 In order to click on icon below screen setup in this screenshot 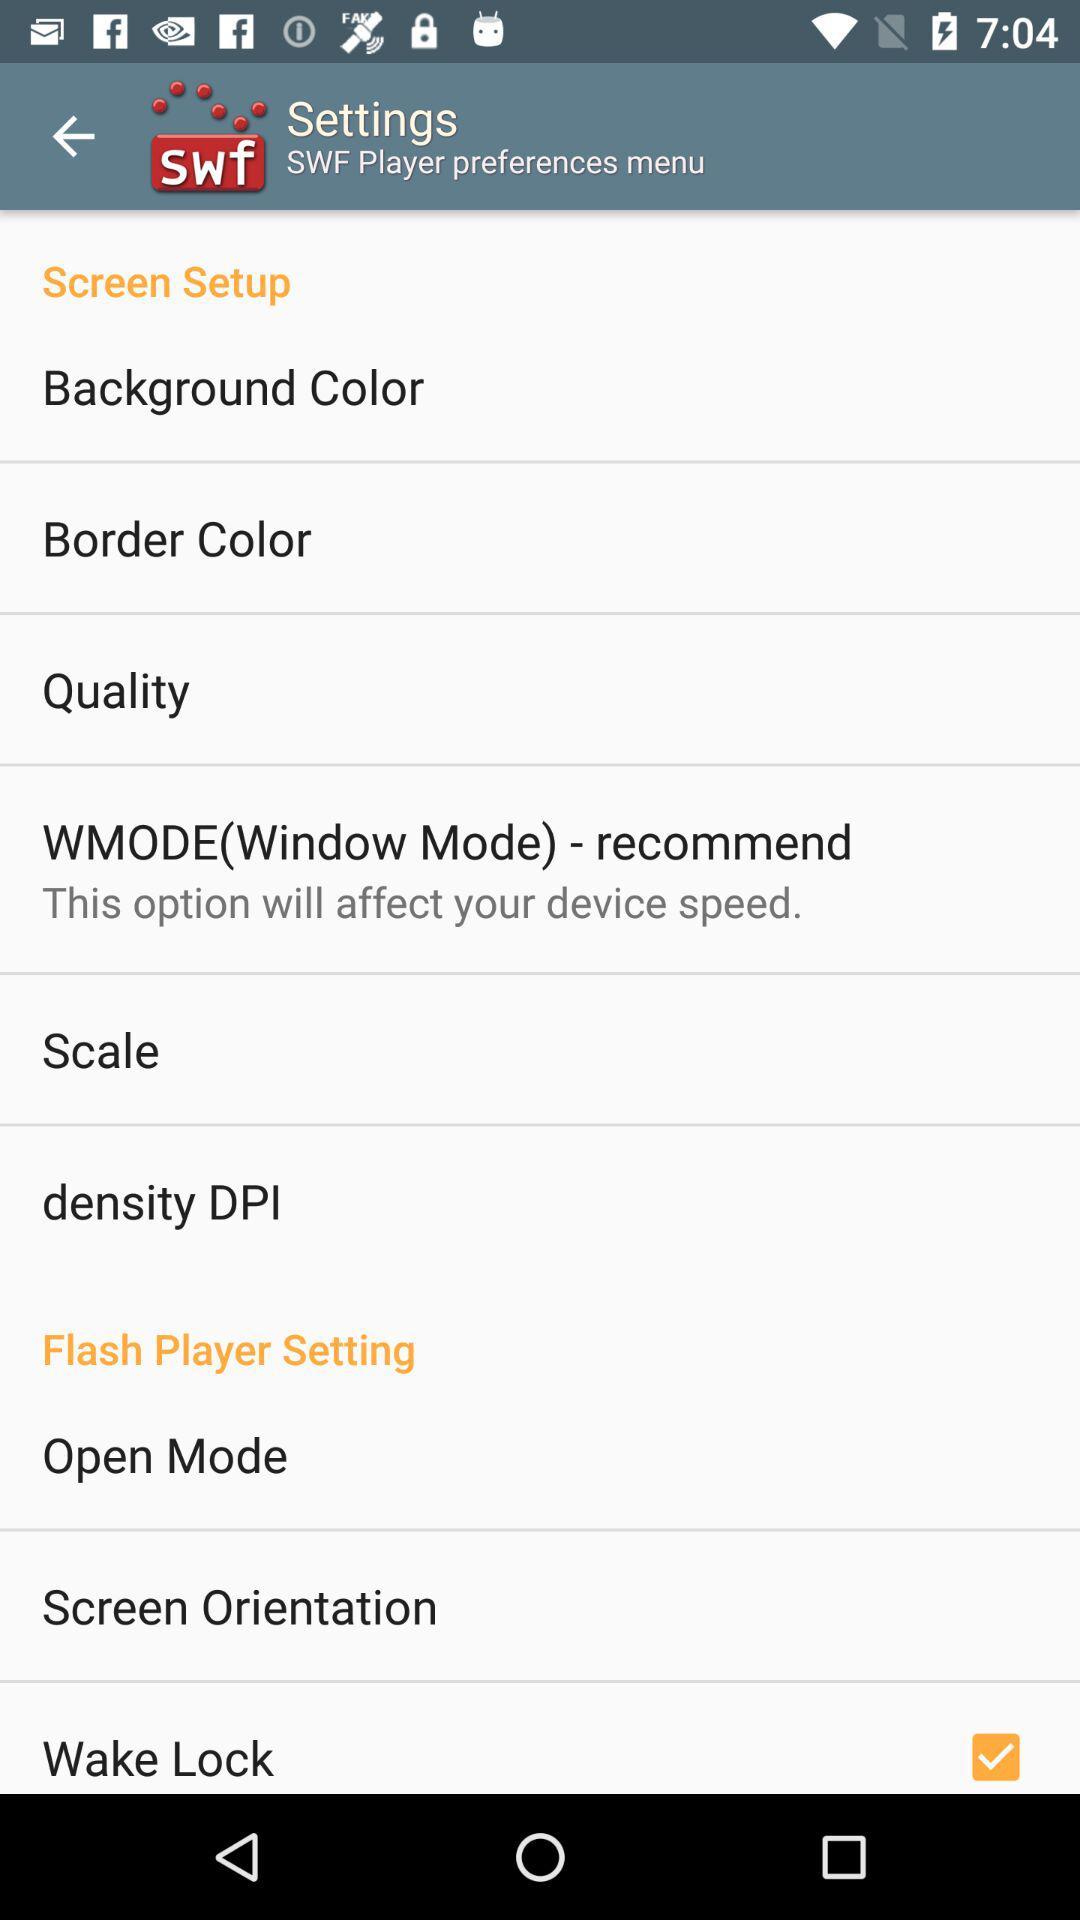, I will do `click(232, 386)`.